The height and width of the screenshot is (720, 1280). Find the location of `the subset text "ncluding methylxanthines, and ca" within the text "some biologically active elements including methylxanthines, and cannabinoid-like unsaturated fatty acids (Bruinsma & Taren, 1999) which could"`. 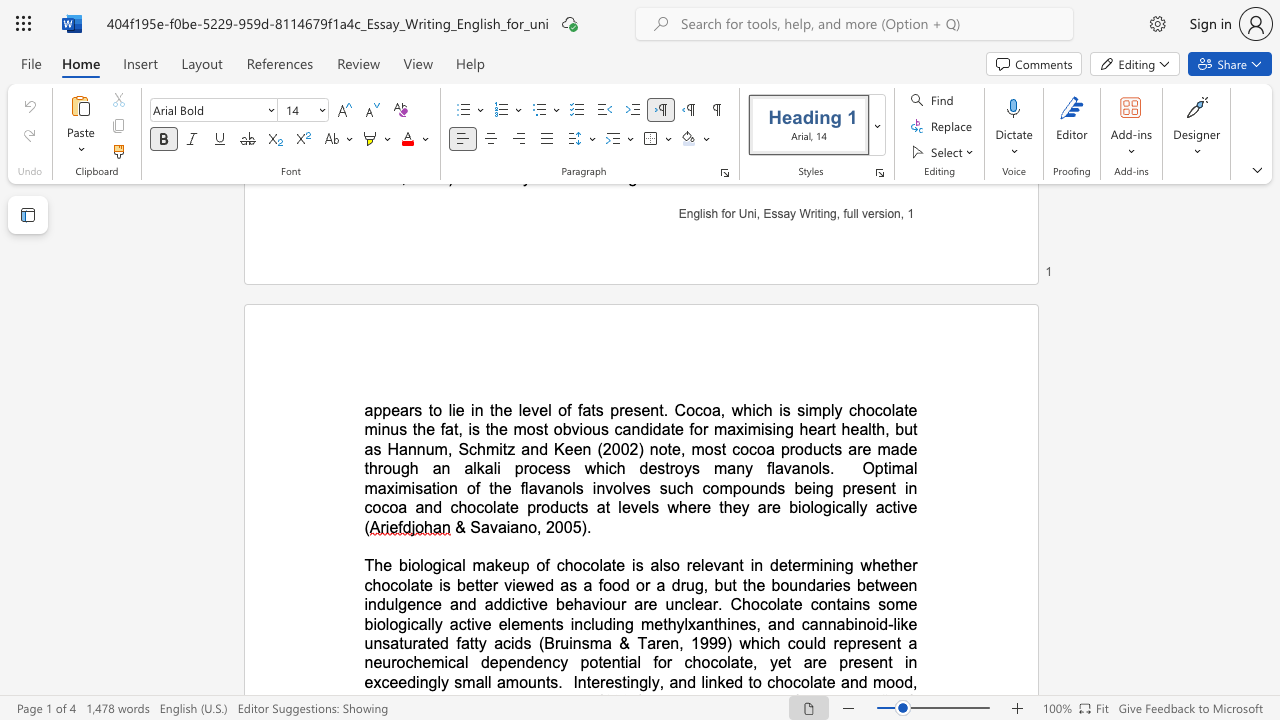

the subset text "ncluding methylxanthines, and ca" within the text "some biologically active elements including methylxanthines, and cannabinoid-like unsaturated fatty acids (Bruinsma & Taren, 1999) which could" is located at coordinates (573, 623).